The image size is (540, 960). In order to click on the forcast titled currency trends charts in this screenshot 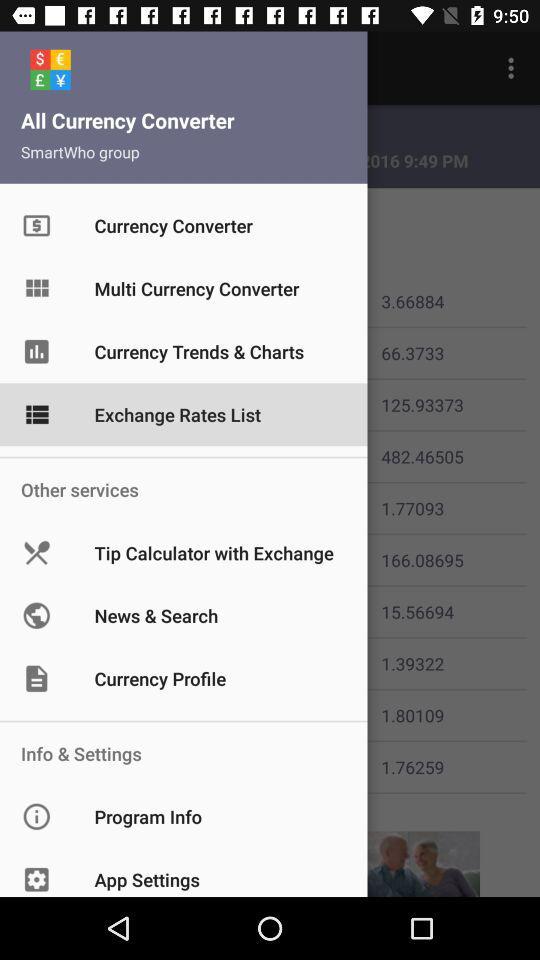, I will do `click(54, 352)`.